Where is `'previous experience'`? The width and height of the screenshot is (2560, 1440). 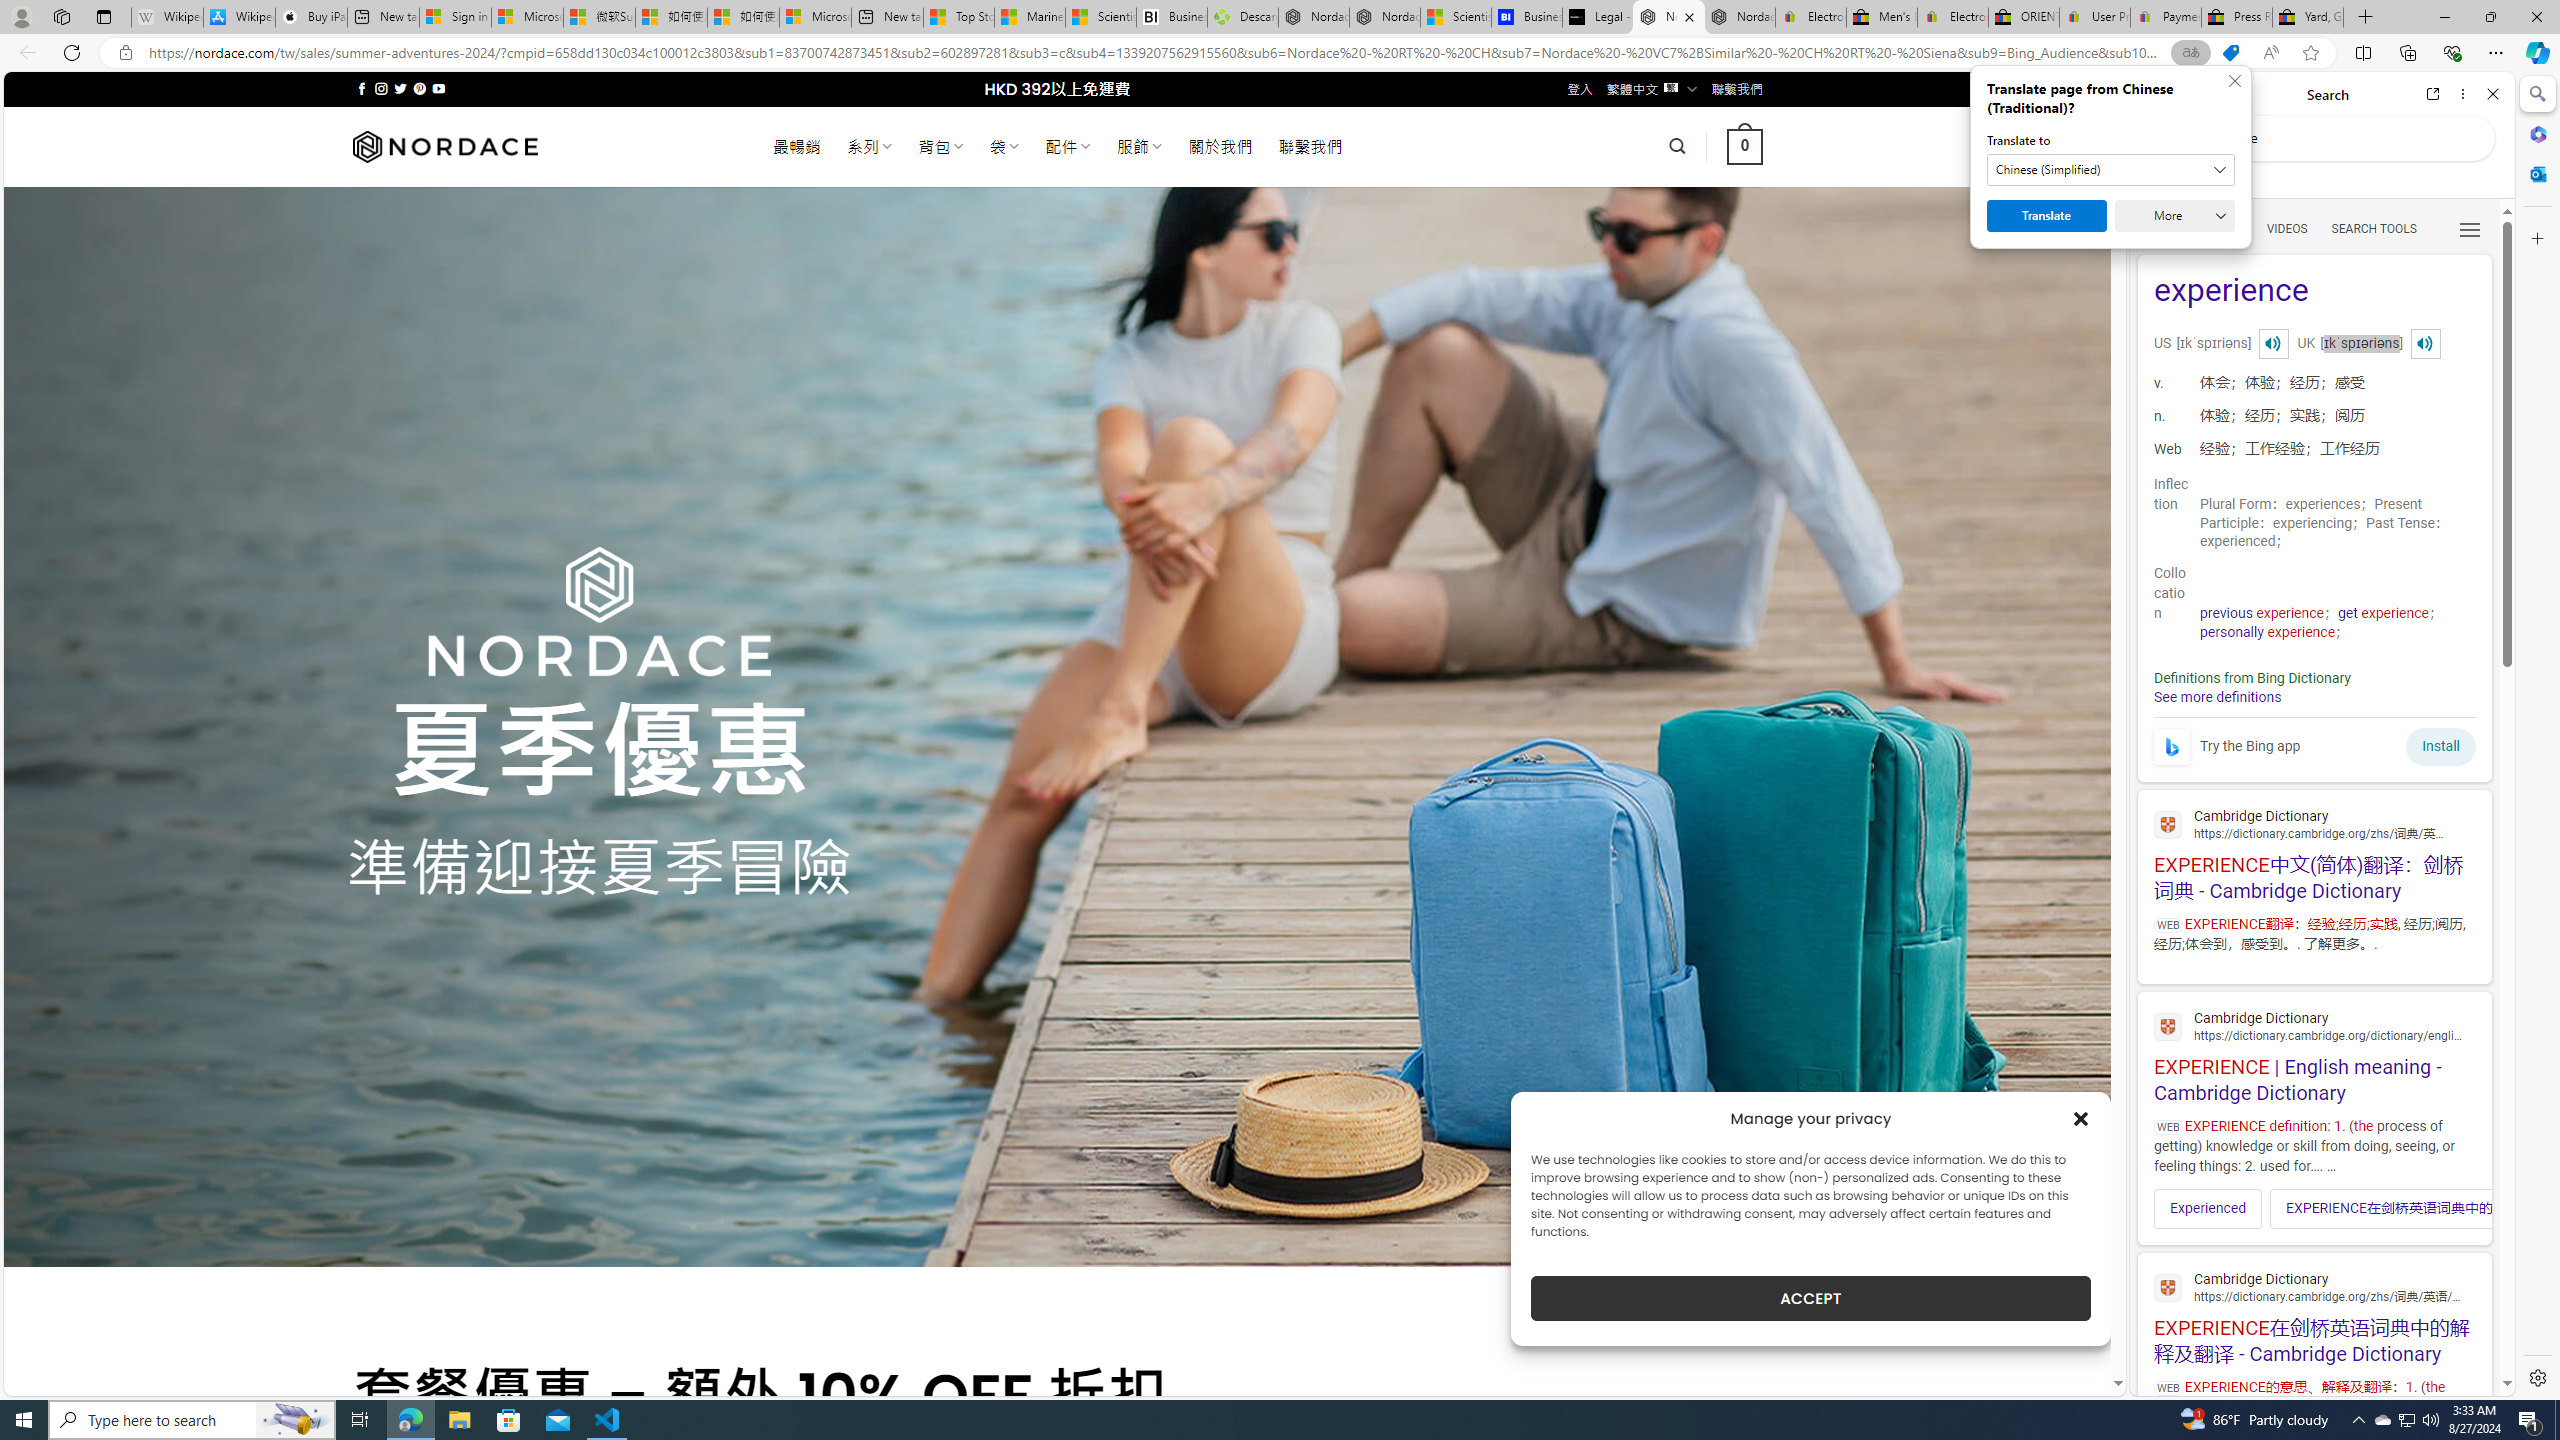
'previous experience' is located at coordinates (2261, 612).